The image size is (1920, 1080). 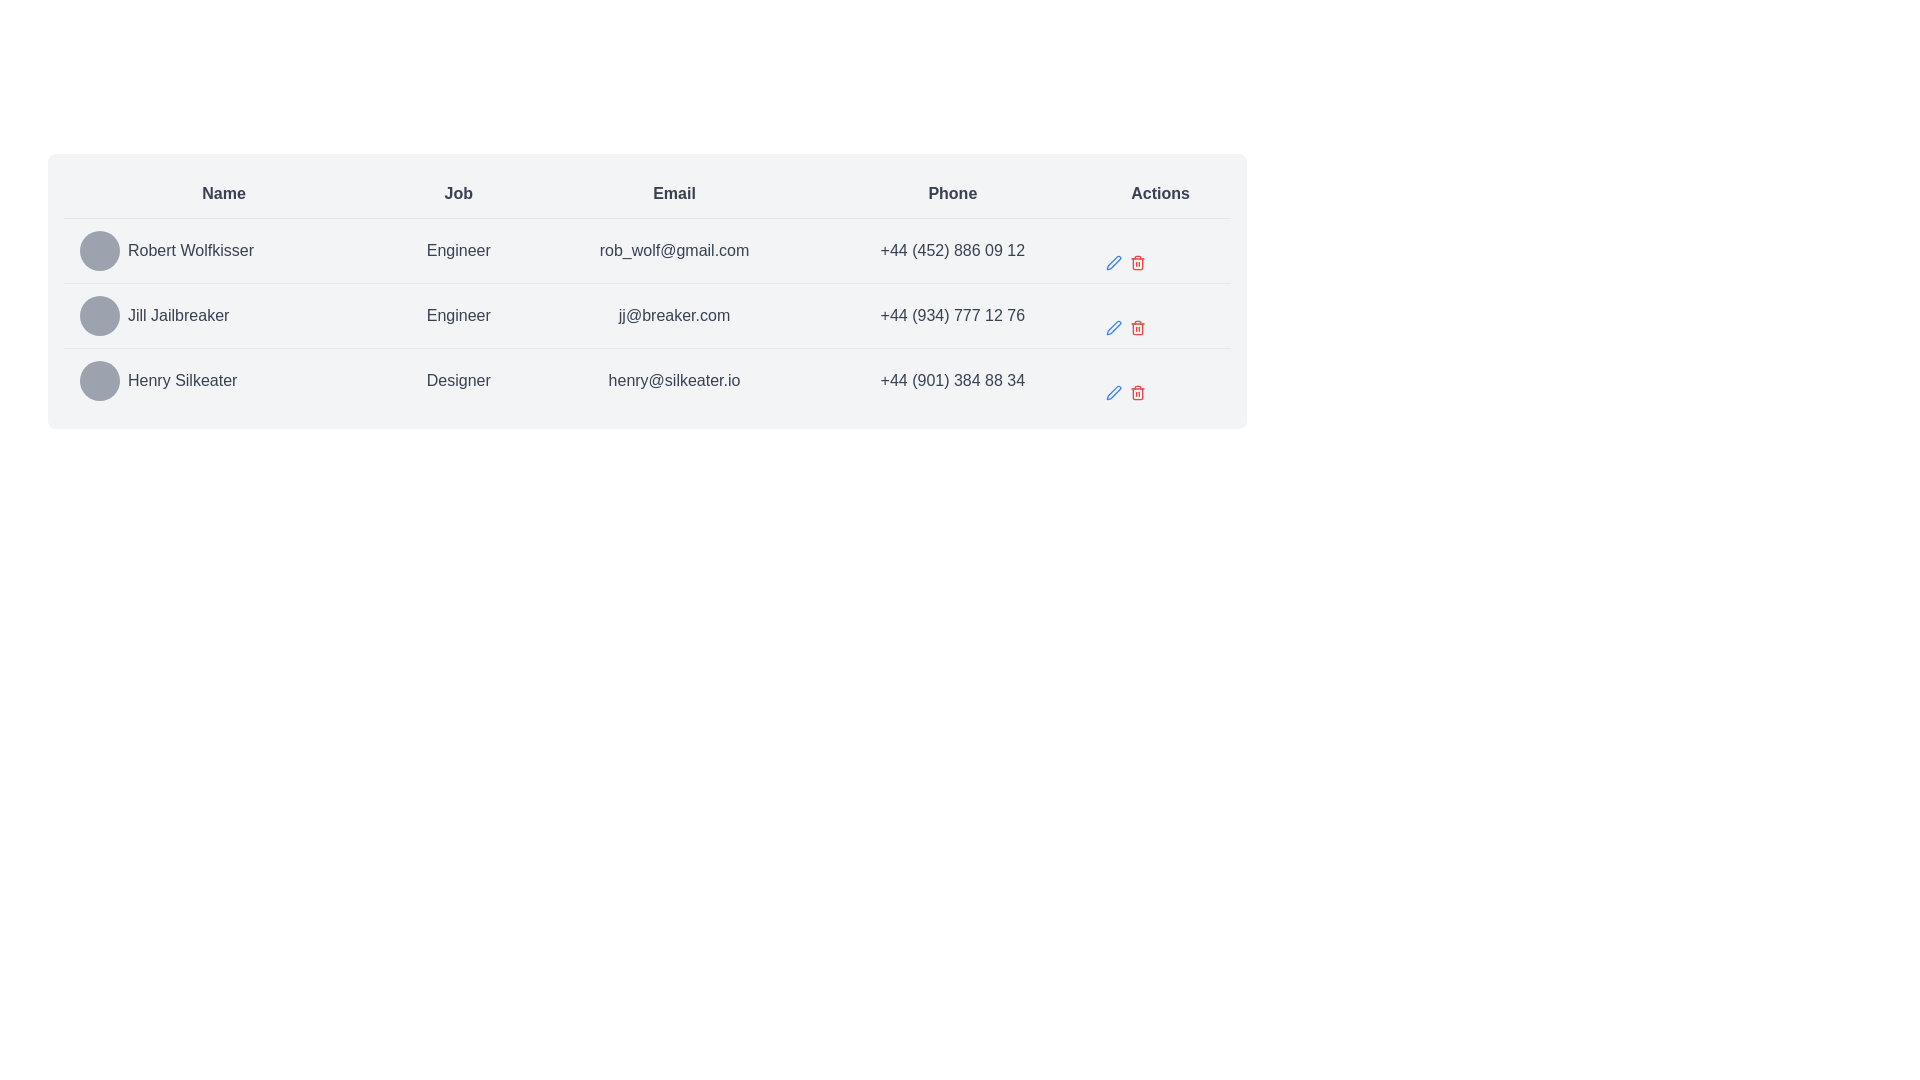 What do you see at coordinates (647, 249) in the screenshot?
I see `the first row of the user details table to view the context menu` at bounding box center [647, 249].